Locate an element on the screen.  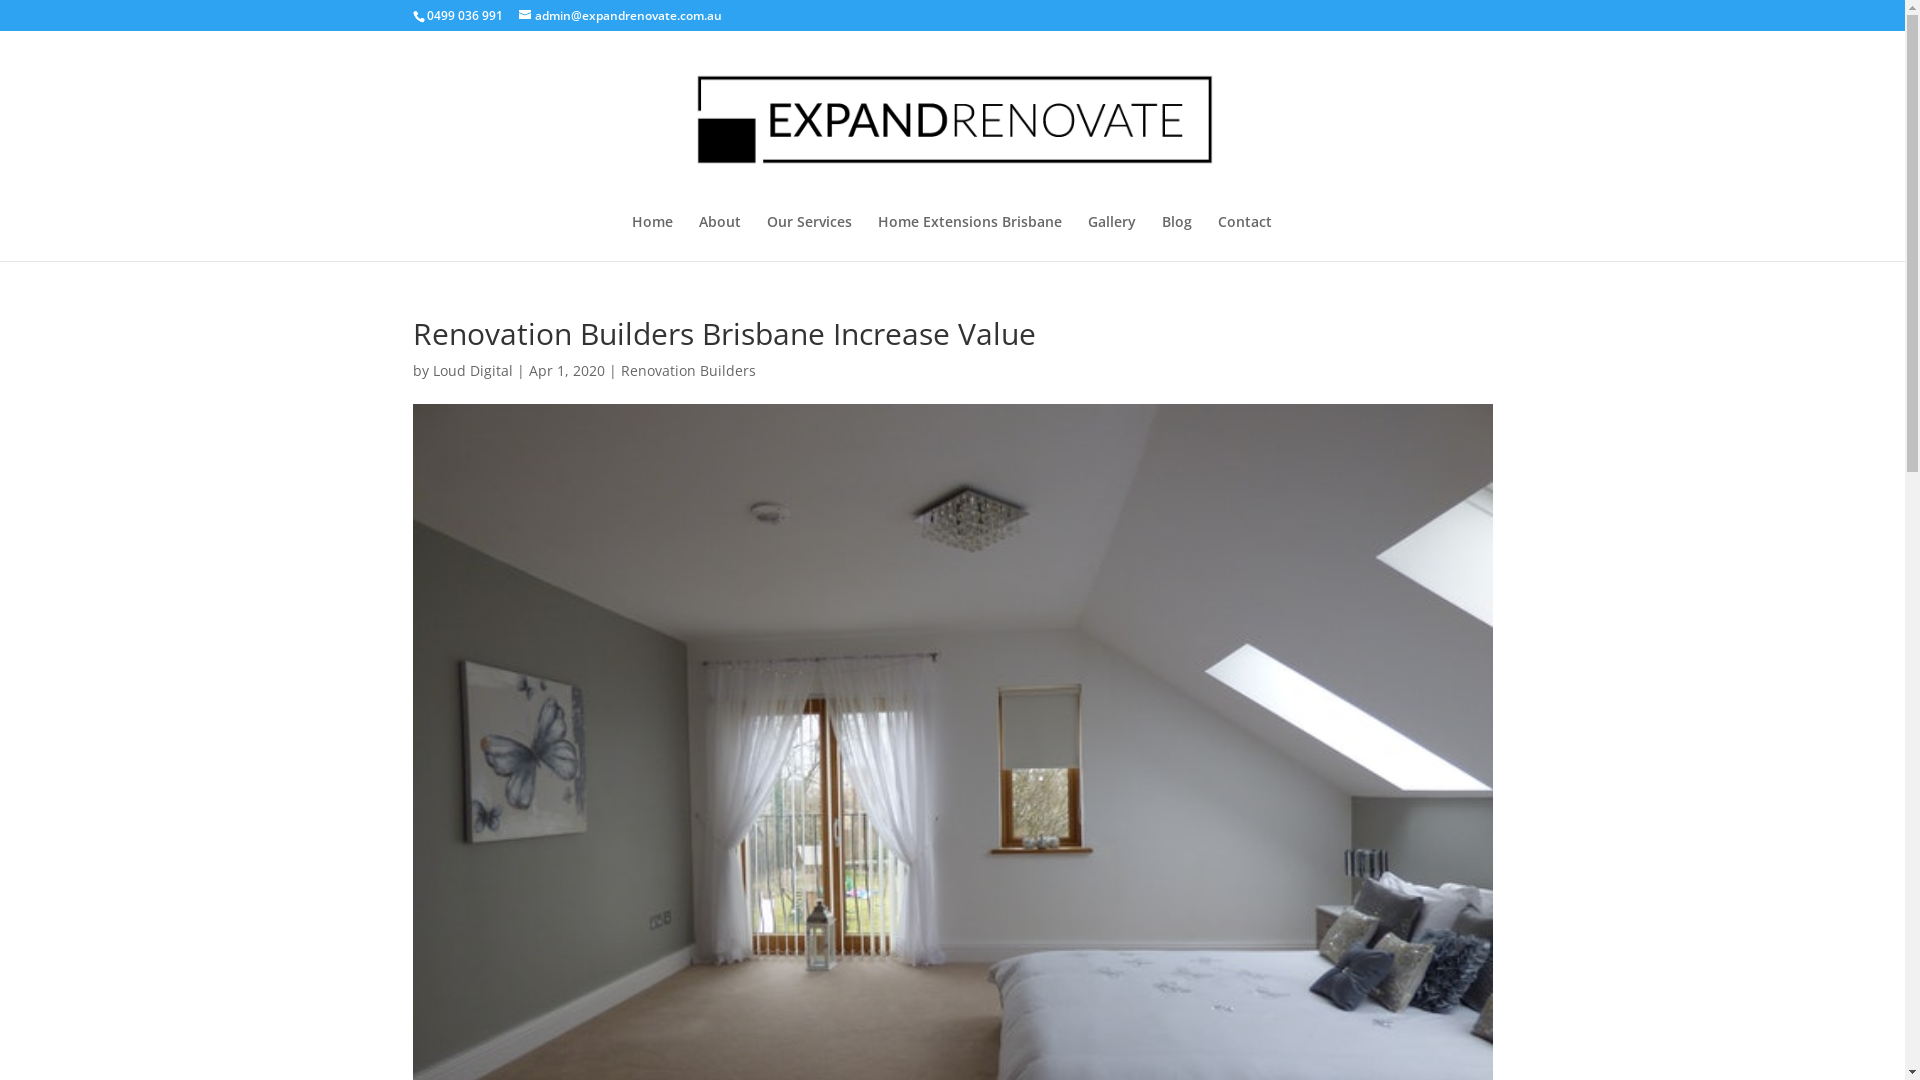
'About' is located at coordinates (719, 237).